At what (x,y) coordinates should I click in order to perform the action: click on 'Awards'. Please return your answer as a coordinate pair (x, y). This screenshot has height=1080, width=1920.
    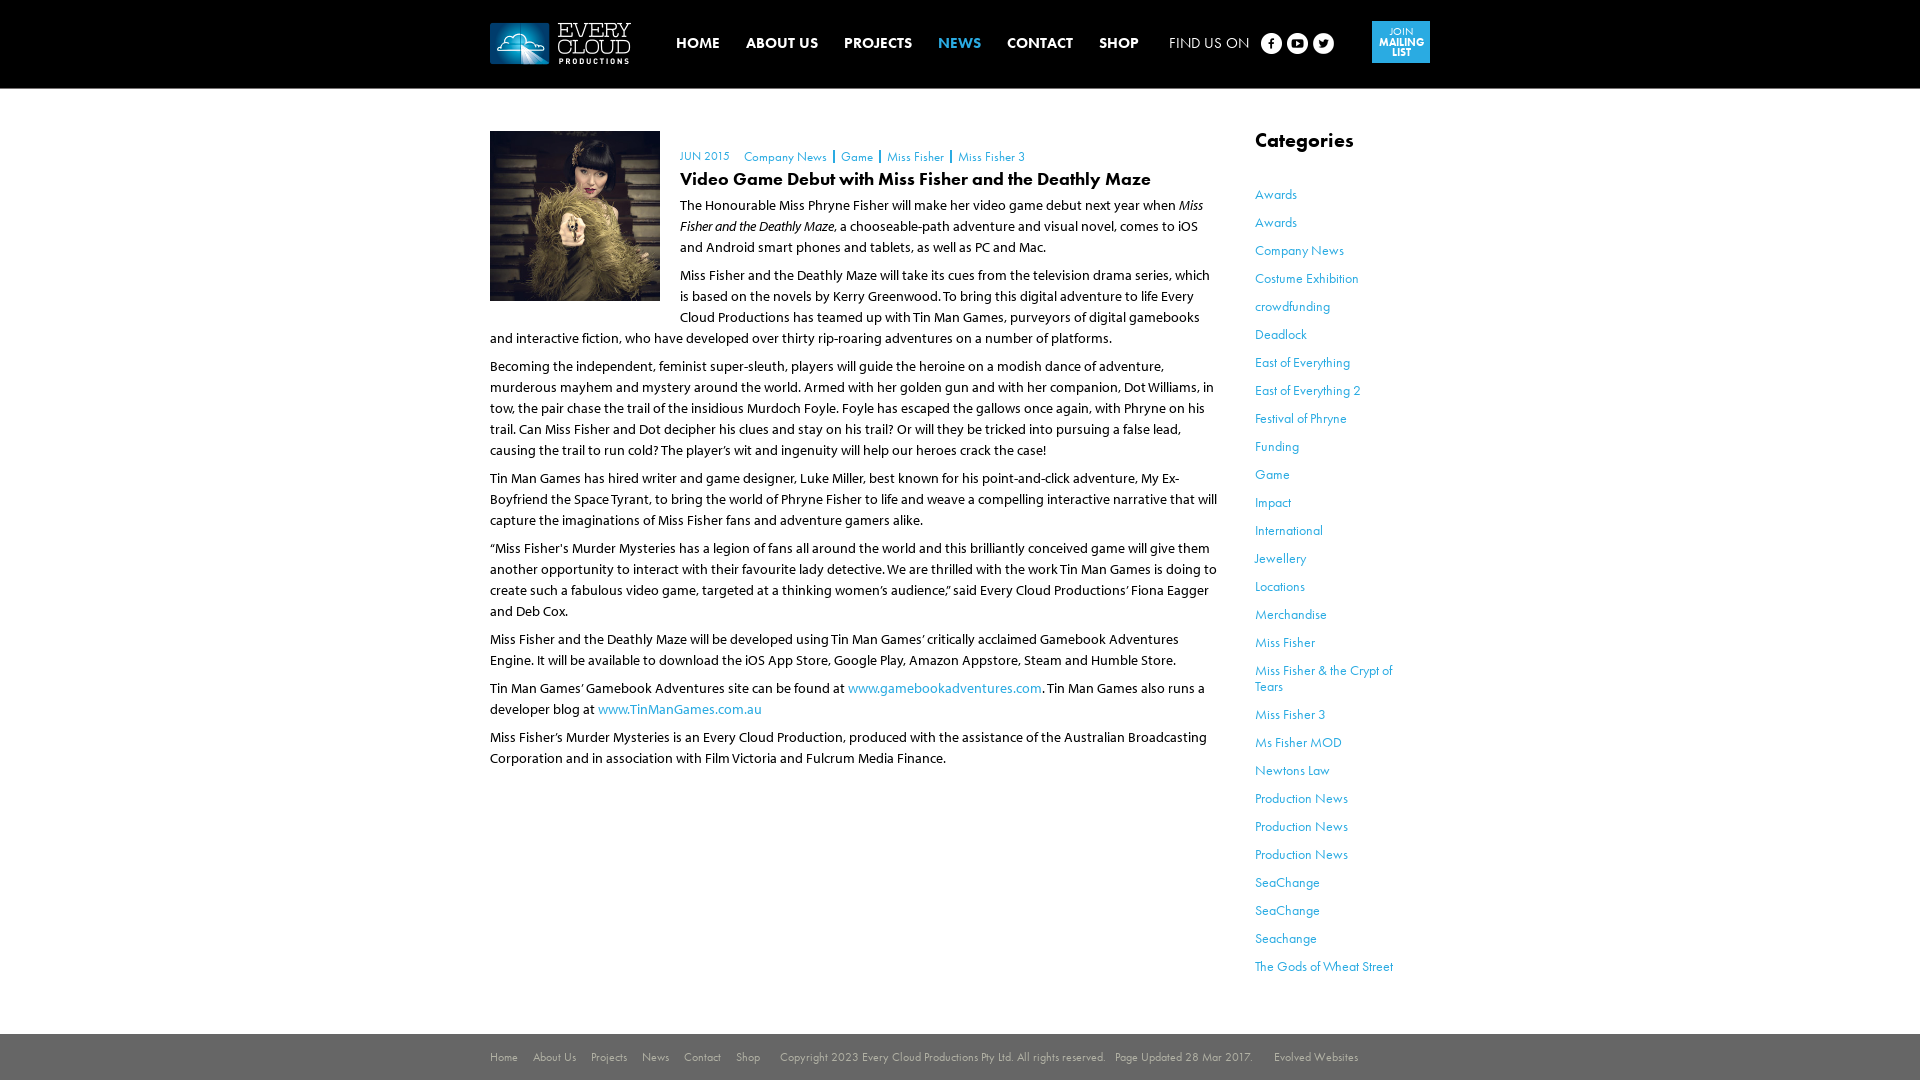
    Looking at the image, I should click on (1275, 193).